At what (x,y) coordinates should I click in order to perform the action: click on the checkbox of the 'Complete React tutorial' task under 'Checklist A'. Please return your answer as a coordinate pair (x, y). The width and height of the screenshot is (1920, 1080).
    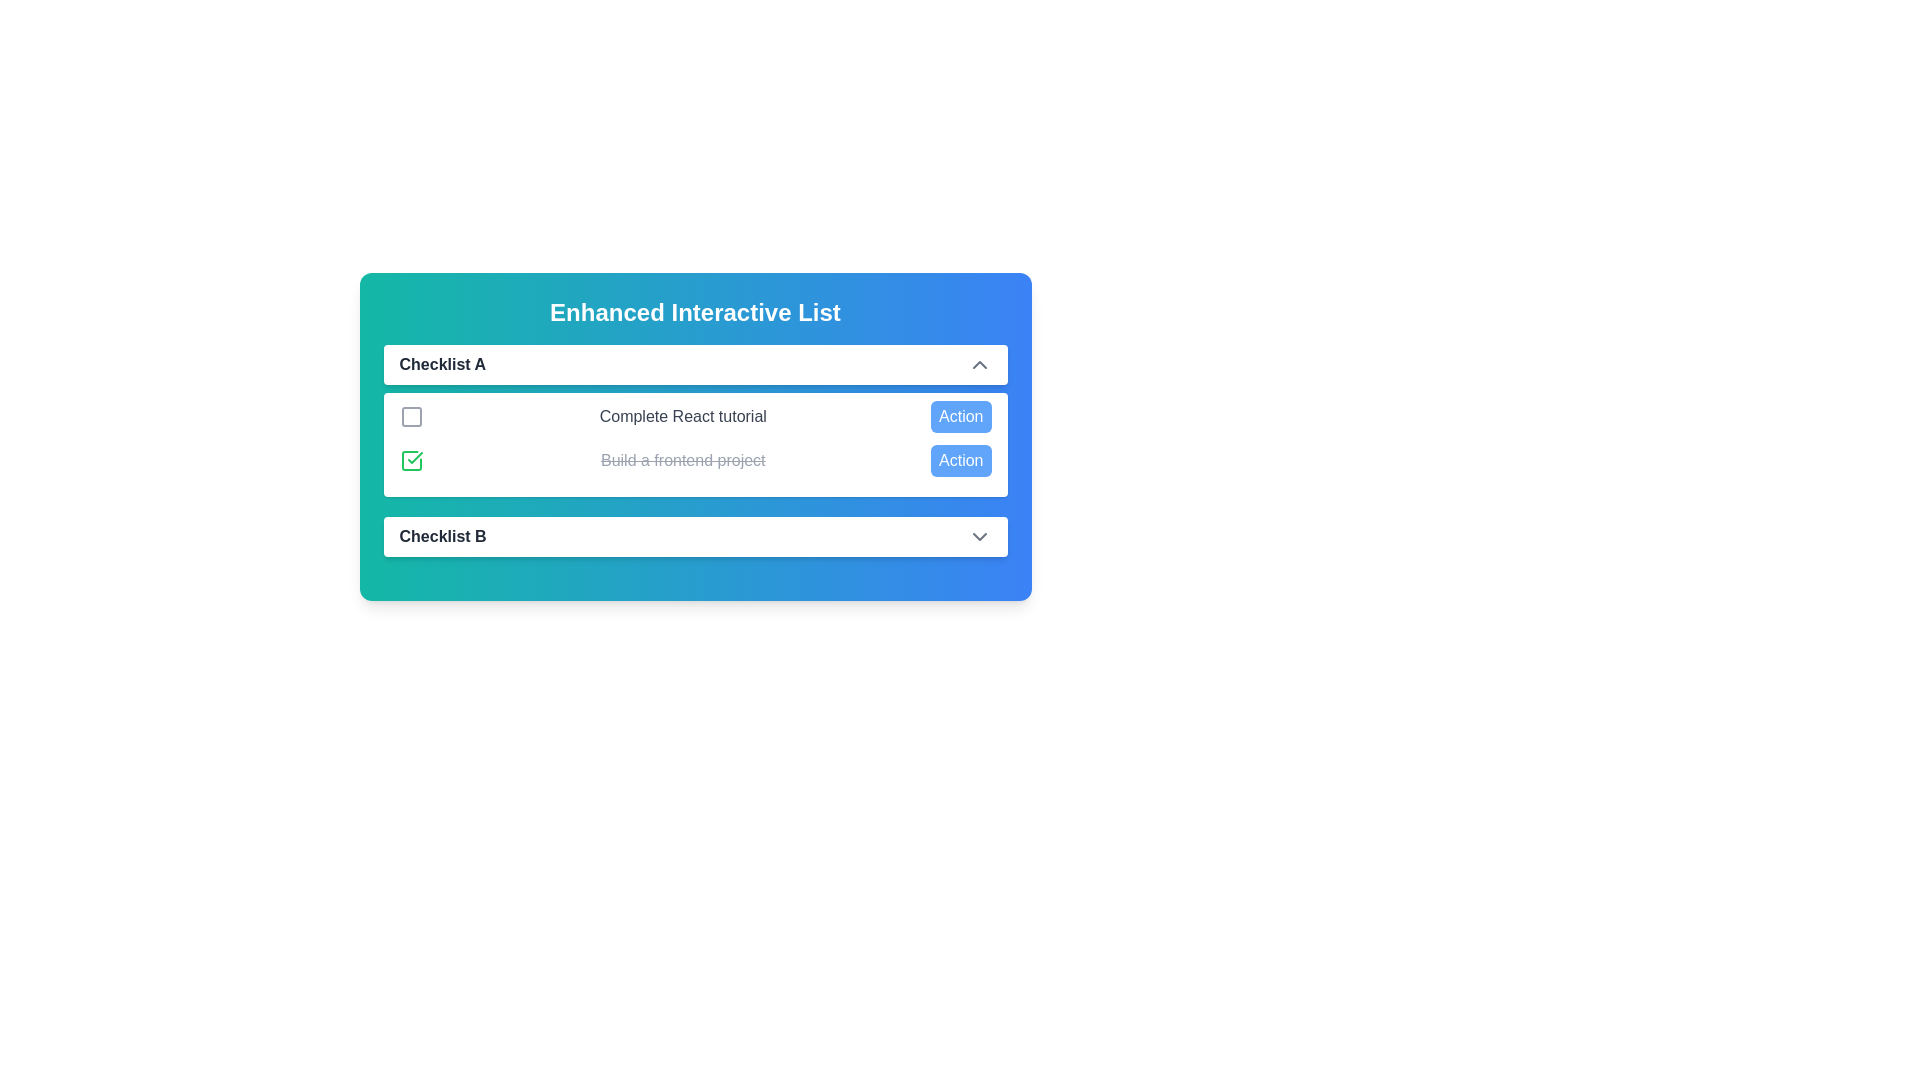
    Looking at the image, I should click on (695, 451).